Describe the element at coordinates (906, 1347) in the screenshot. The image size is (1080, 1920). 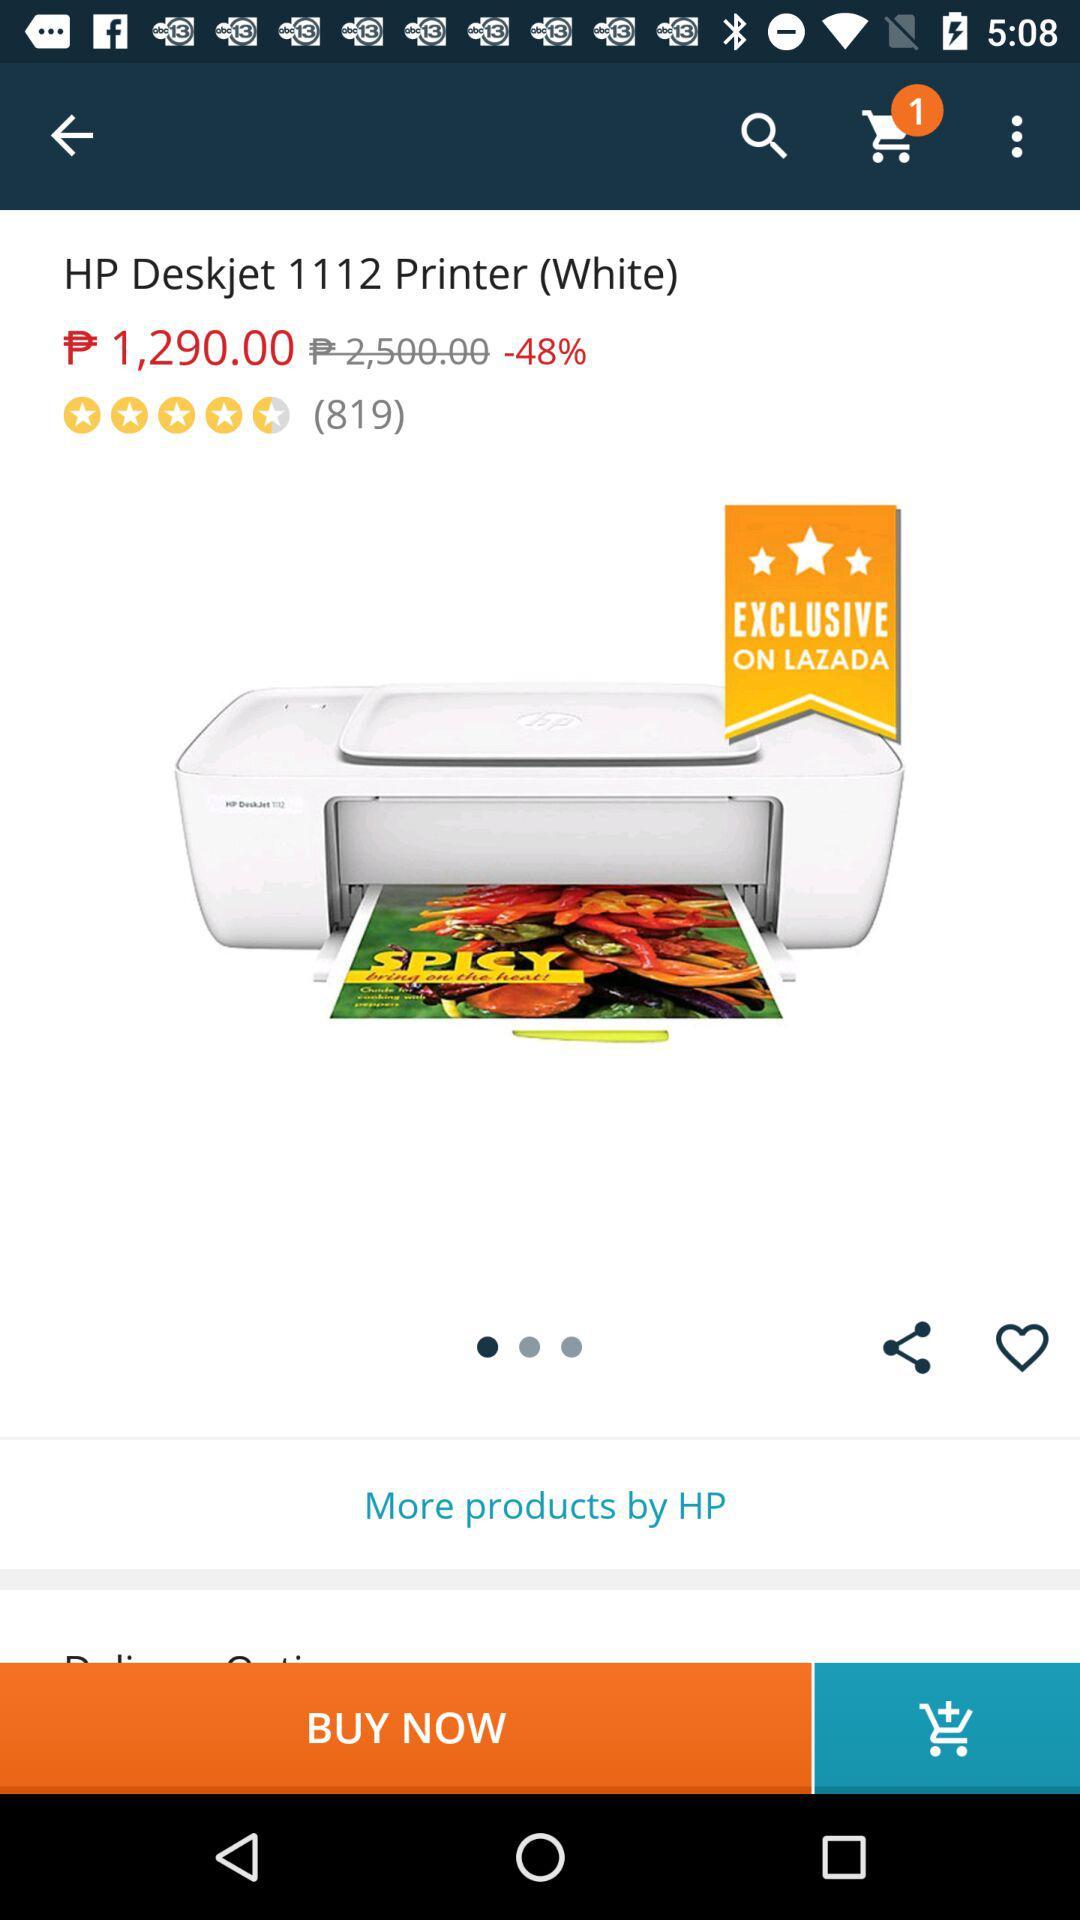
I see `the item above more products by item` at that location.